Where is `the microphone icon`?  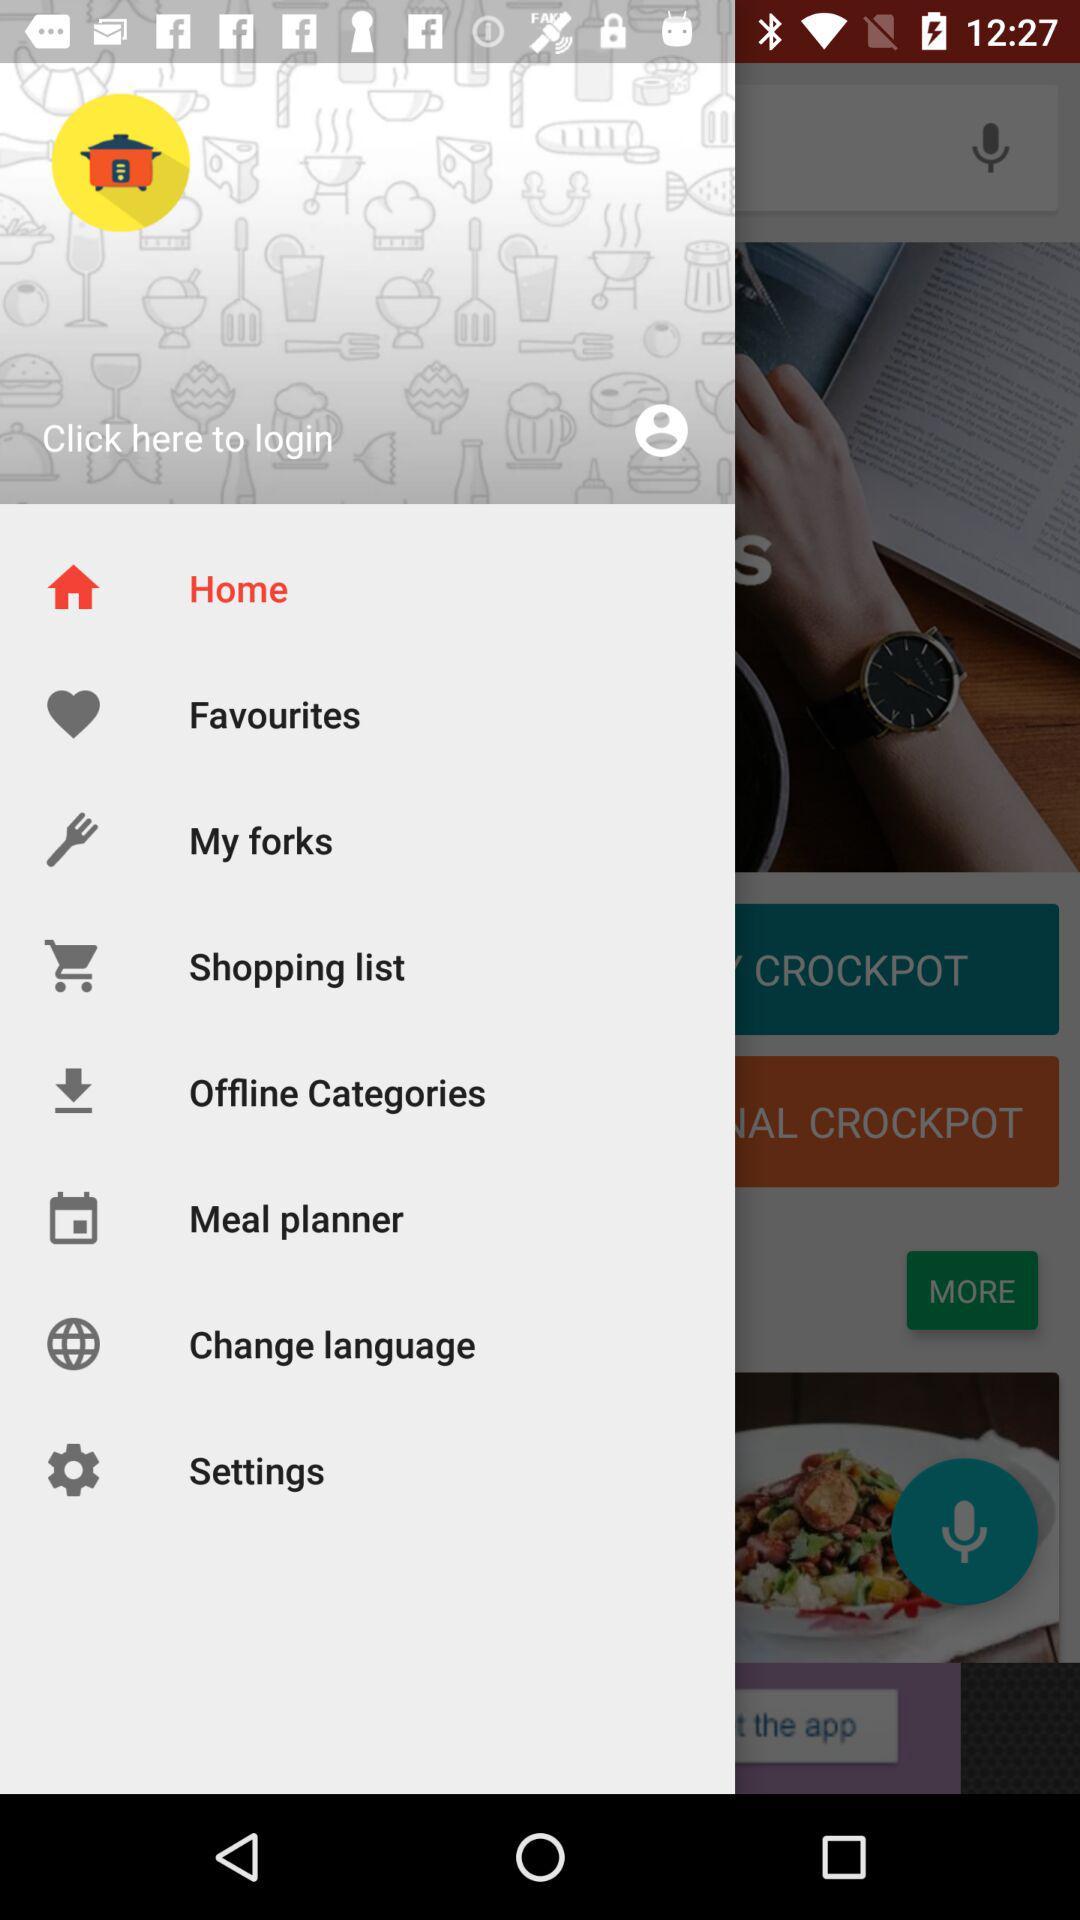 the microphone icon is located at coordinates (963, 1530).